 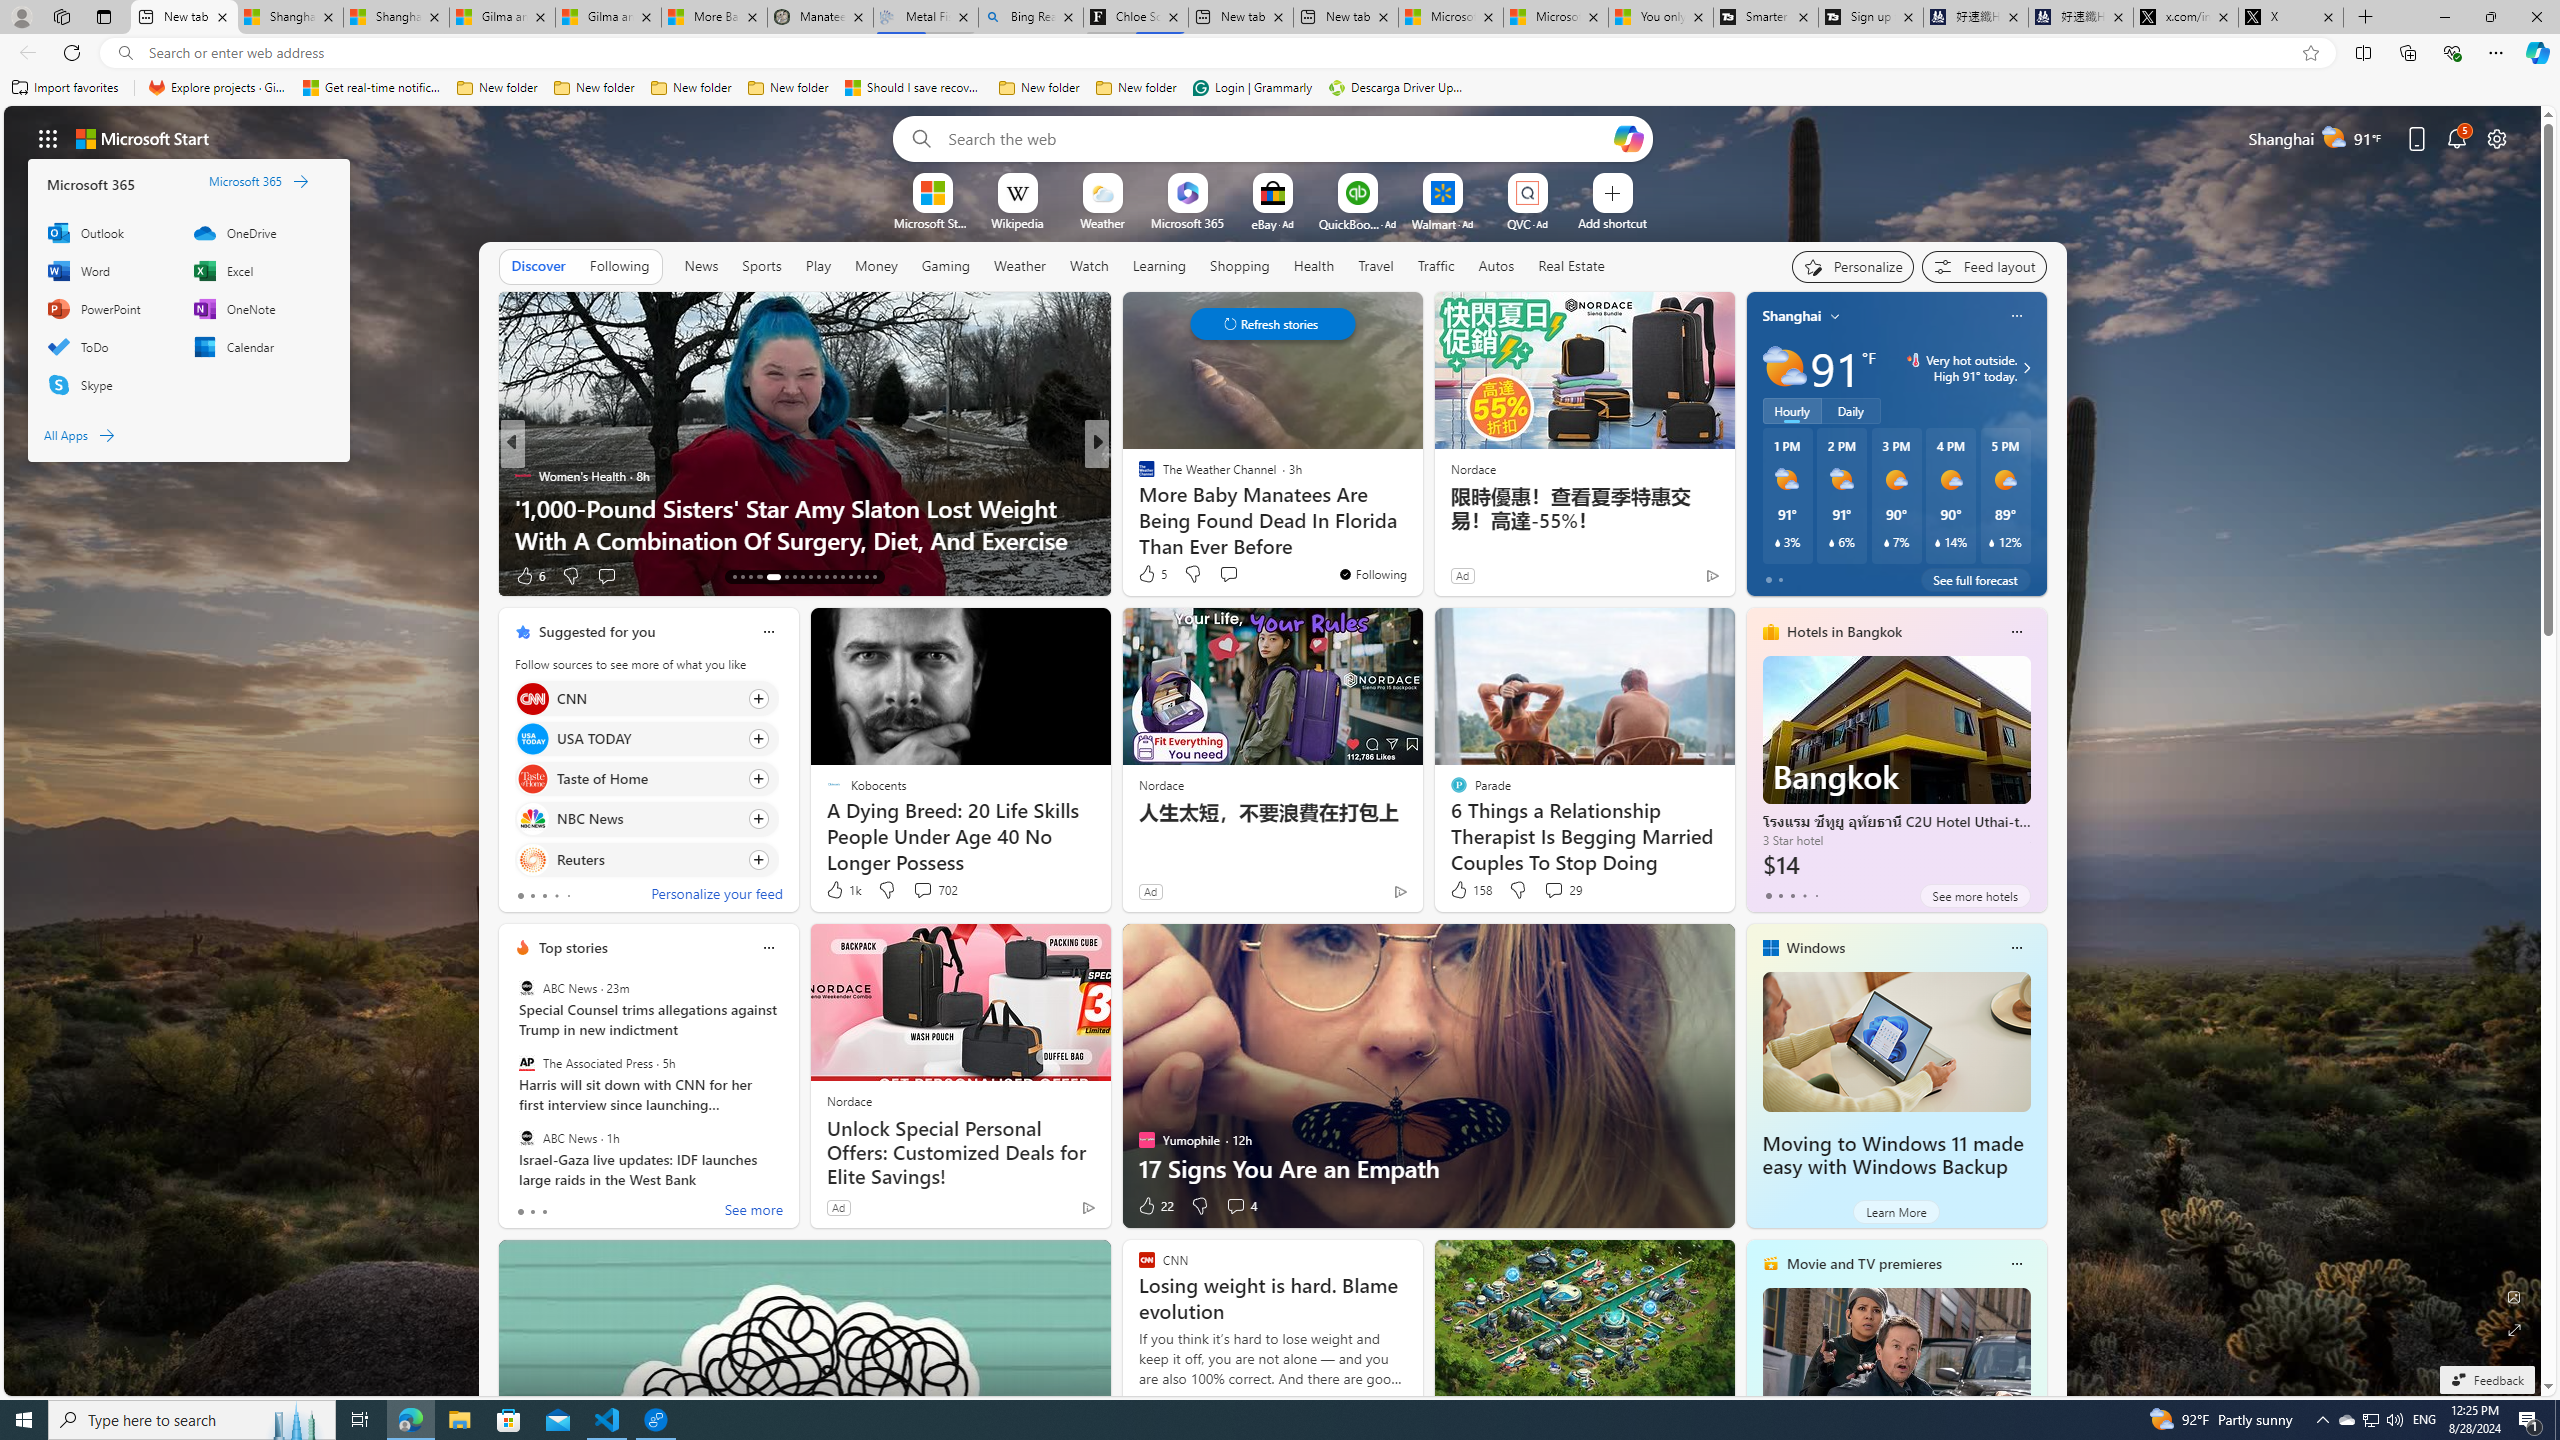 What do you see at coordinates (1815, 895) in the screenshot?
I see `'tab-4'` at bounding box center [1815, 895].